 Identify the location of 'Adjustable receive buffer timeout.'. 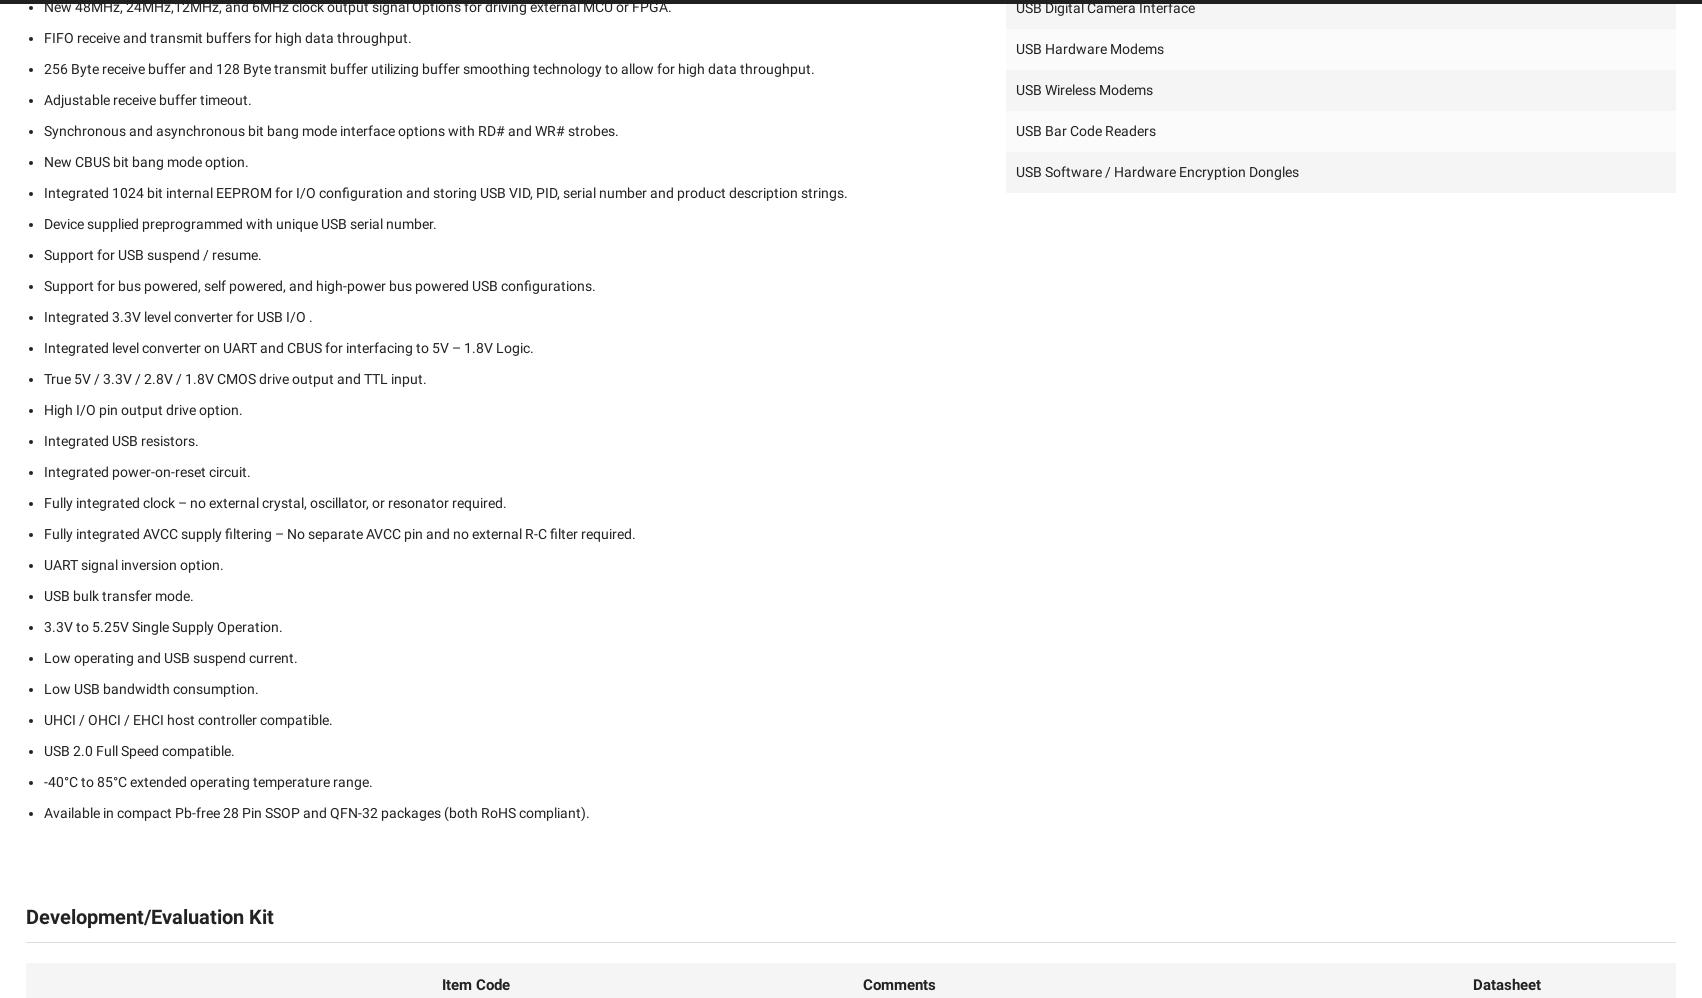
(147, 98).